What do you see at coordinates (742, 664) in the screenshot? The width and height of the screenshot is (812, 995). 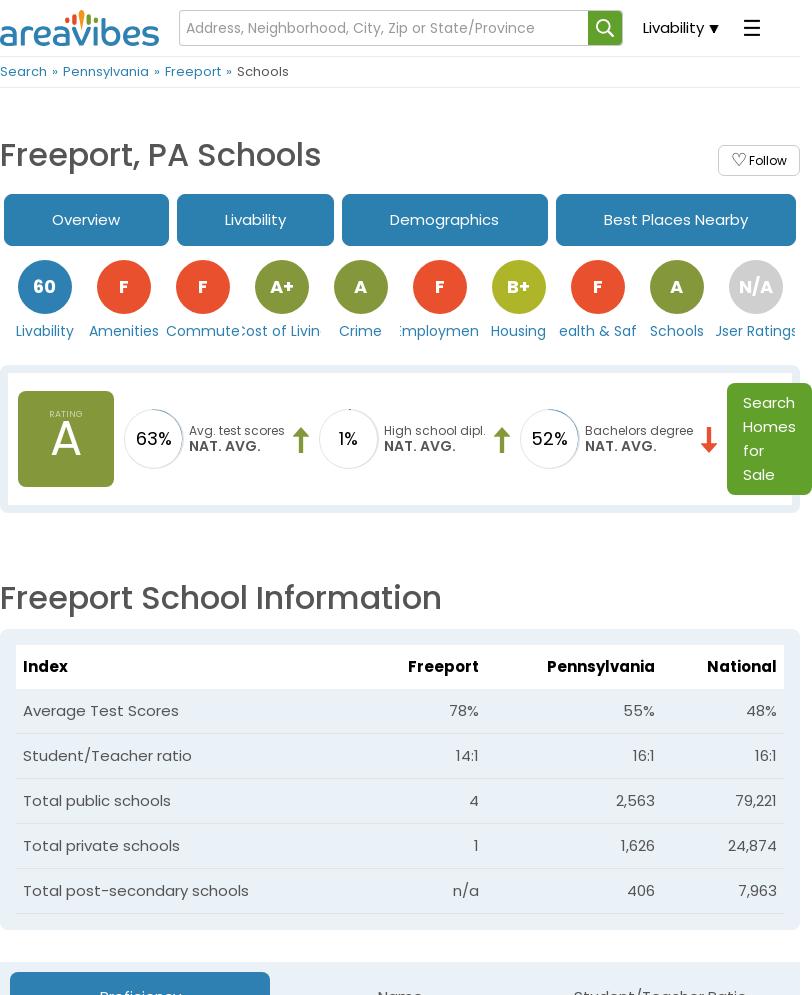 I see `'National'` at bounding box center [742, 664].